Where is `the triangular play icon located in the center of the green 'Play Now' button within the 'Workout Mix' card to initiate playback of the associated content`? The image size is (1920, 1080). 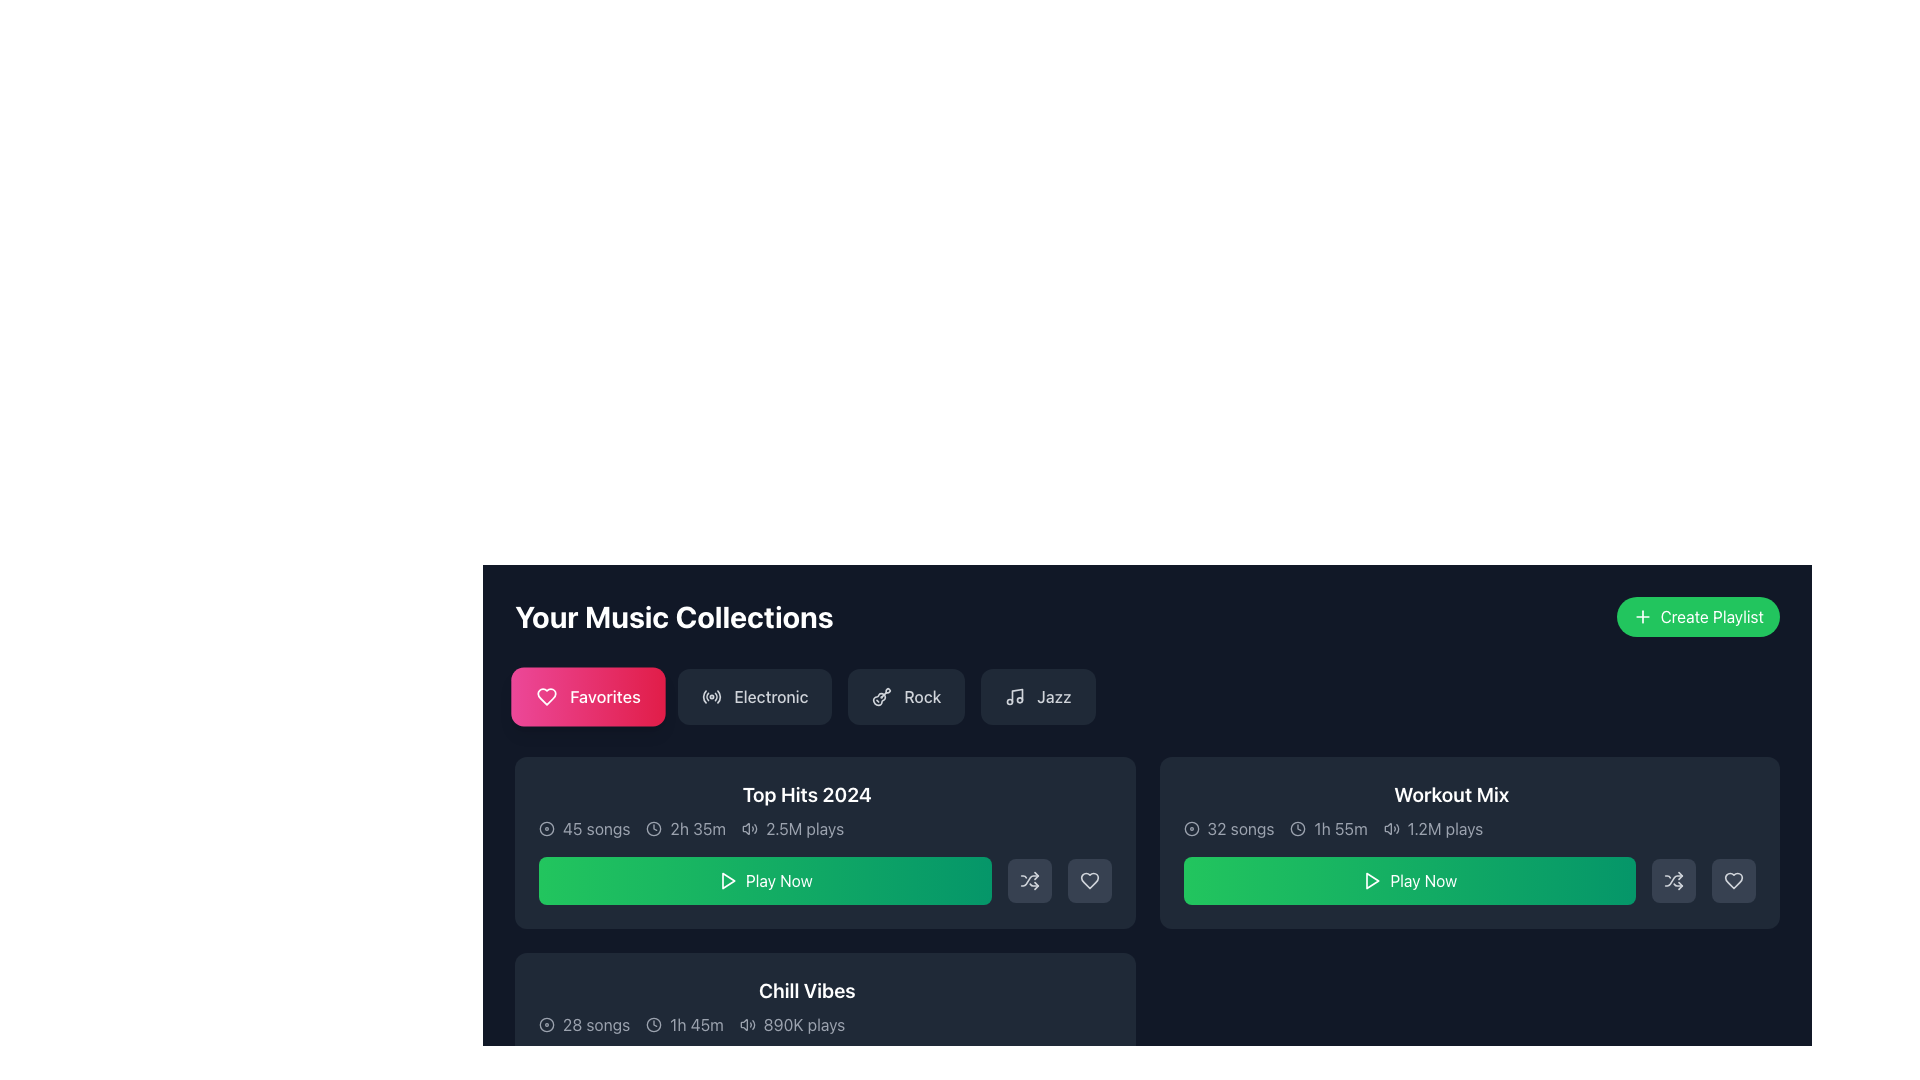 the triangular play icon located in the center of the green 'Play Now' button within the 'Workout Mix' card to initiate playback of the associated content is located at coordinates (1372, 879).